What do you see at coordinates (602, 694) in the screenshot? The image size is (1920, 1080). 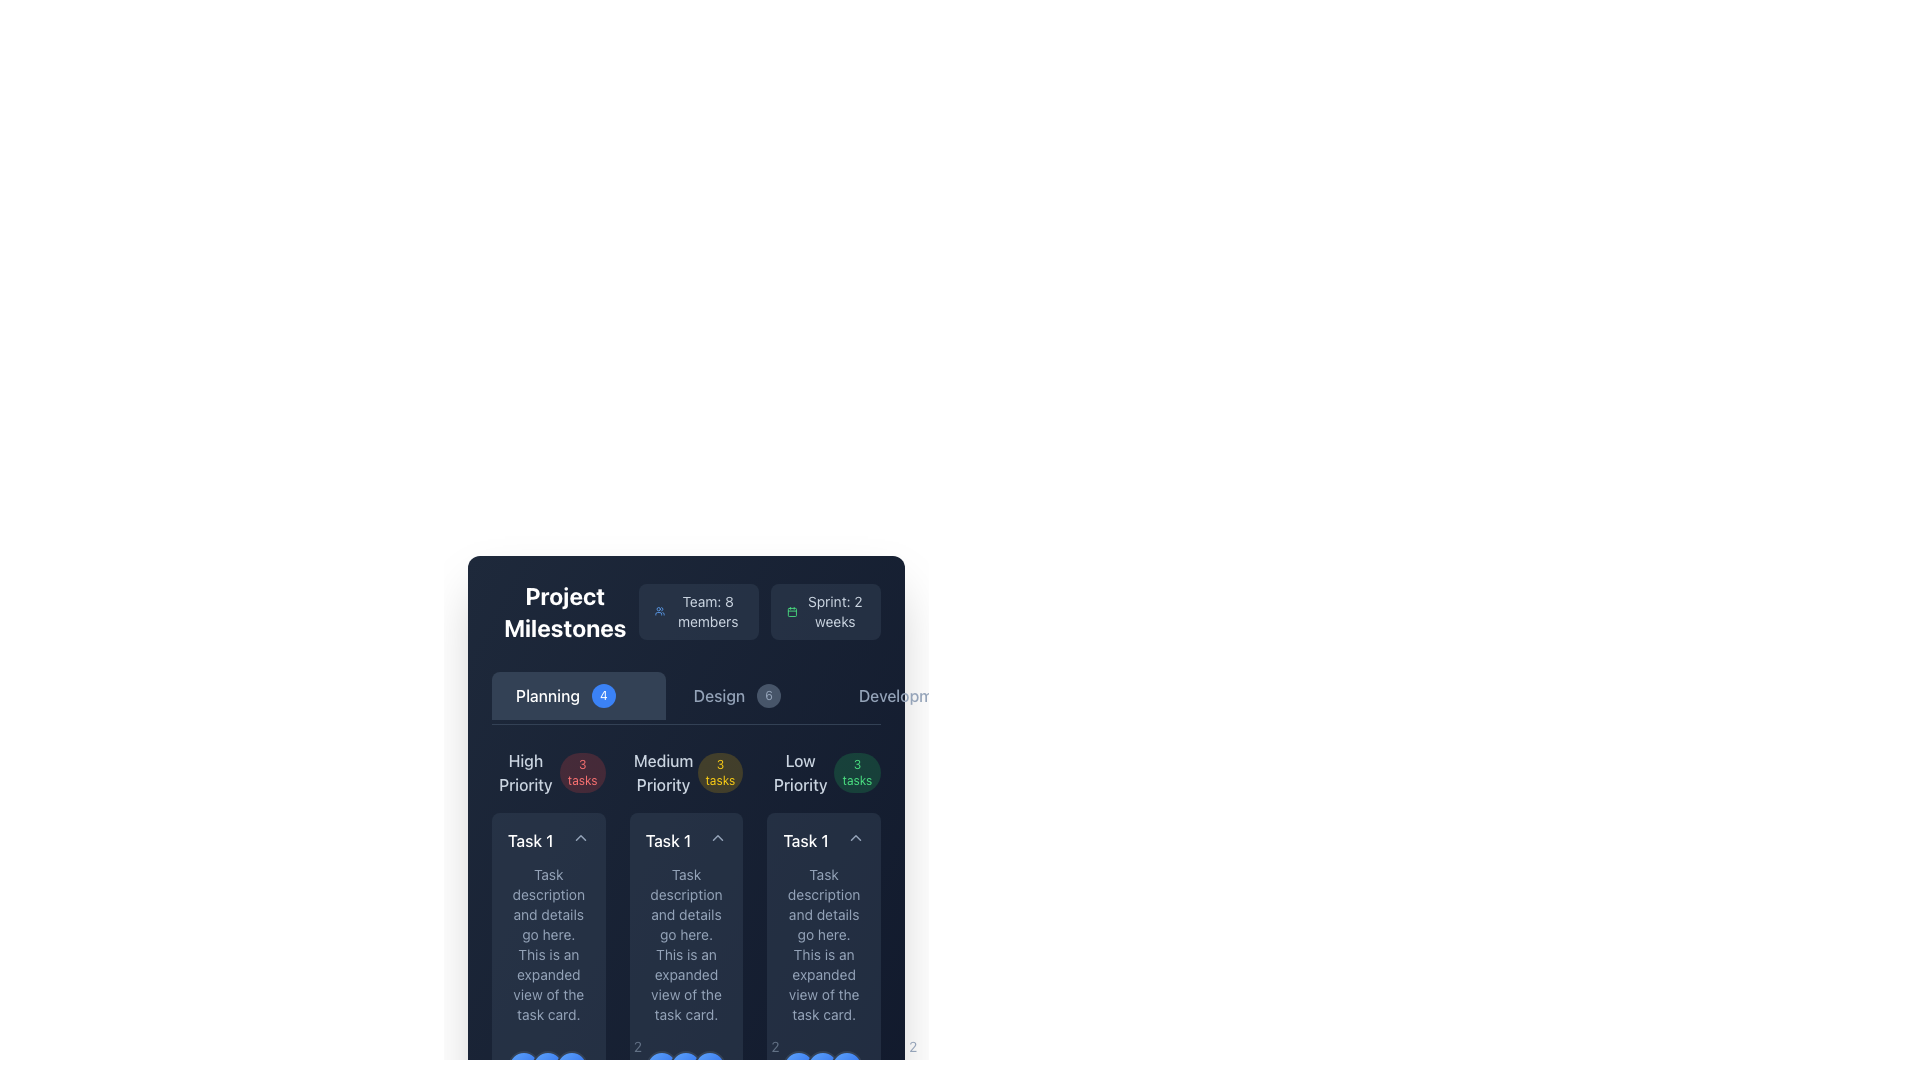 I see `the small circular badge with a blue background and white text '4', located to the right of the text 'Planning'` at bounding box center [602, 694].